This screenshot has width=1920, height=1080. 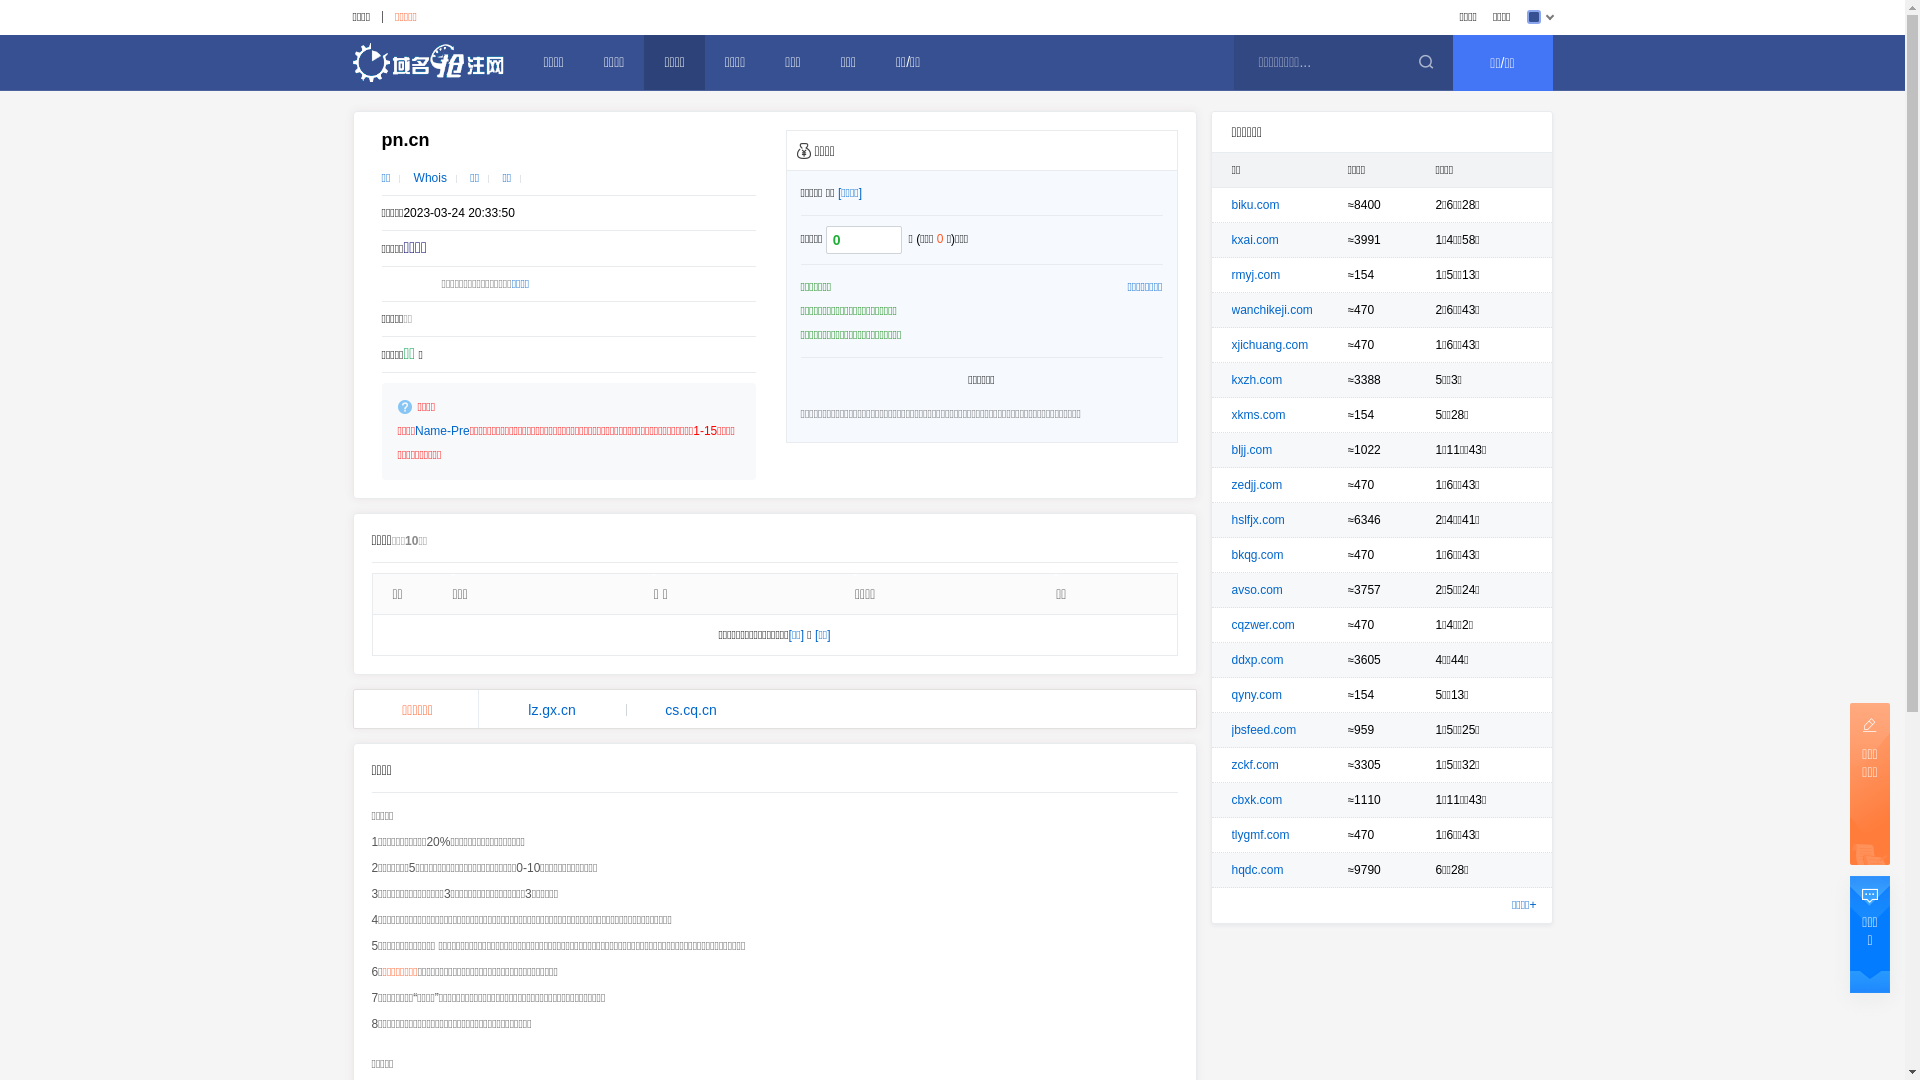 What do you see at coordinates (1271, 309) in the screenshot?
I see `'wanchikeji.com'` at bounding box center [1271, 309].